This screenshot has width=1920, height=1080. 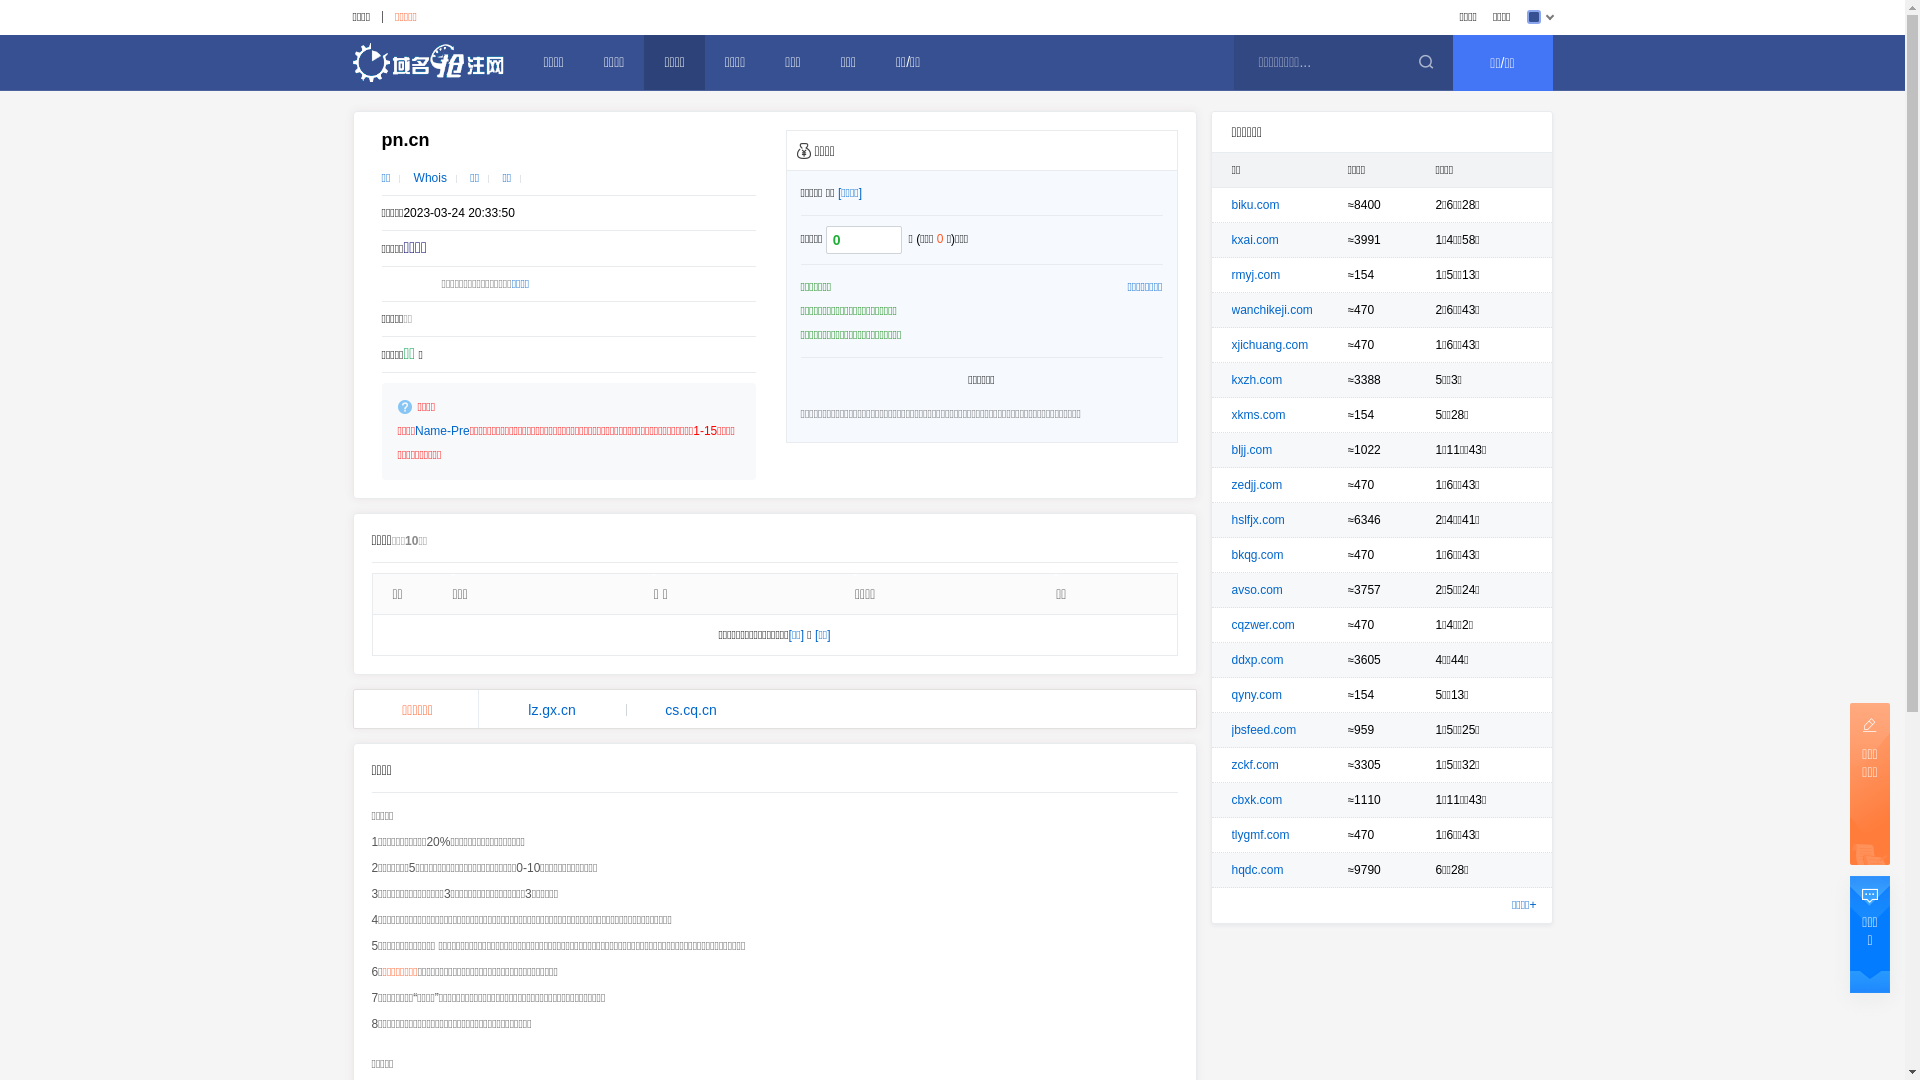 What do you see at coordinates (1271, 309) in the screenshot?
I see `'wanchikeji.com'` at bounding box center [1271, 309].